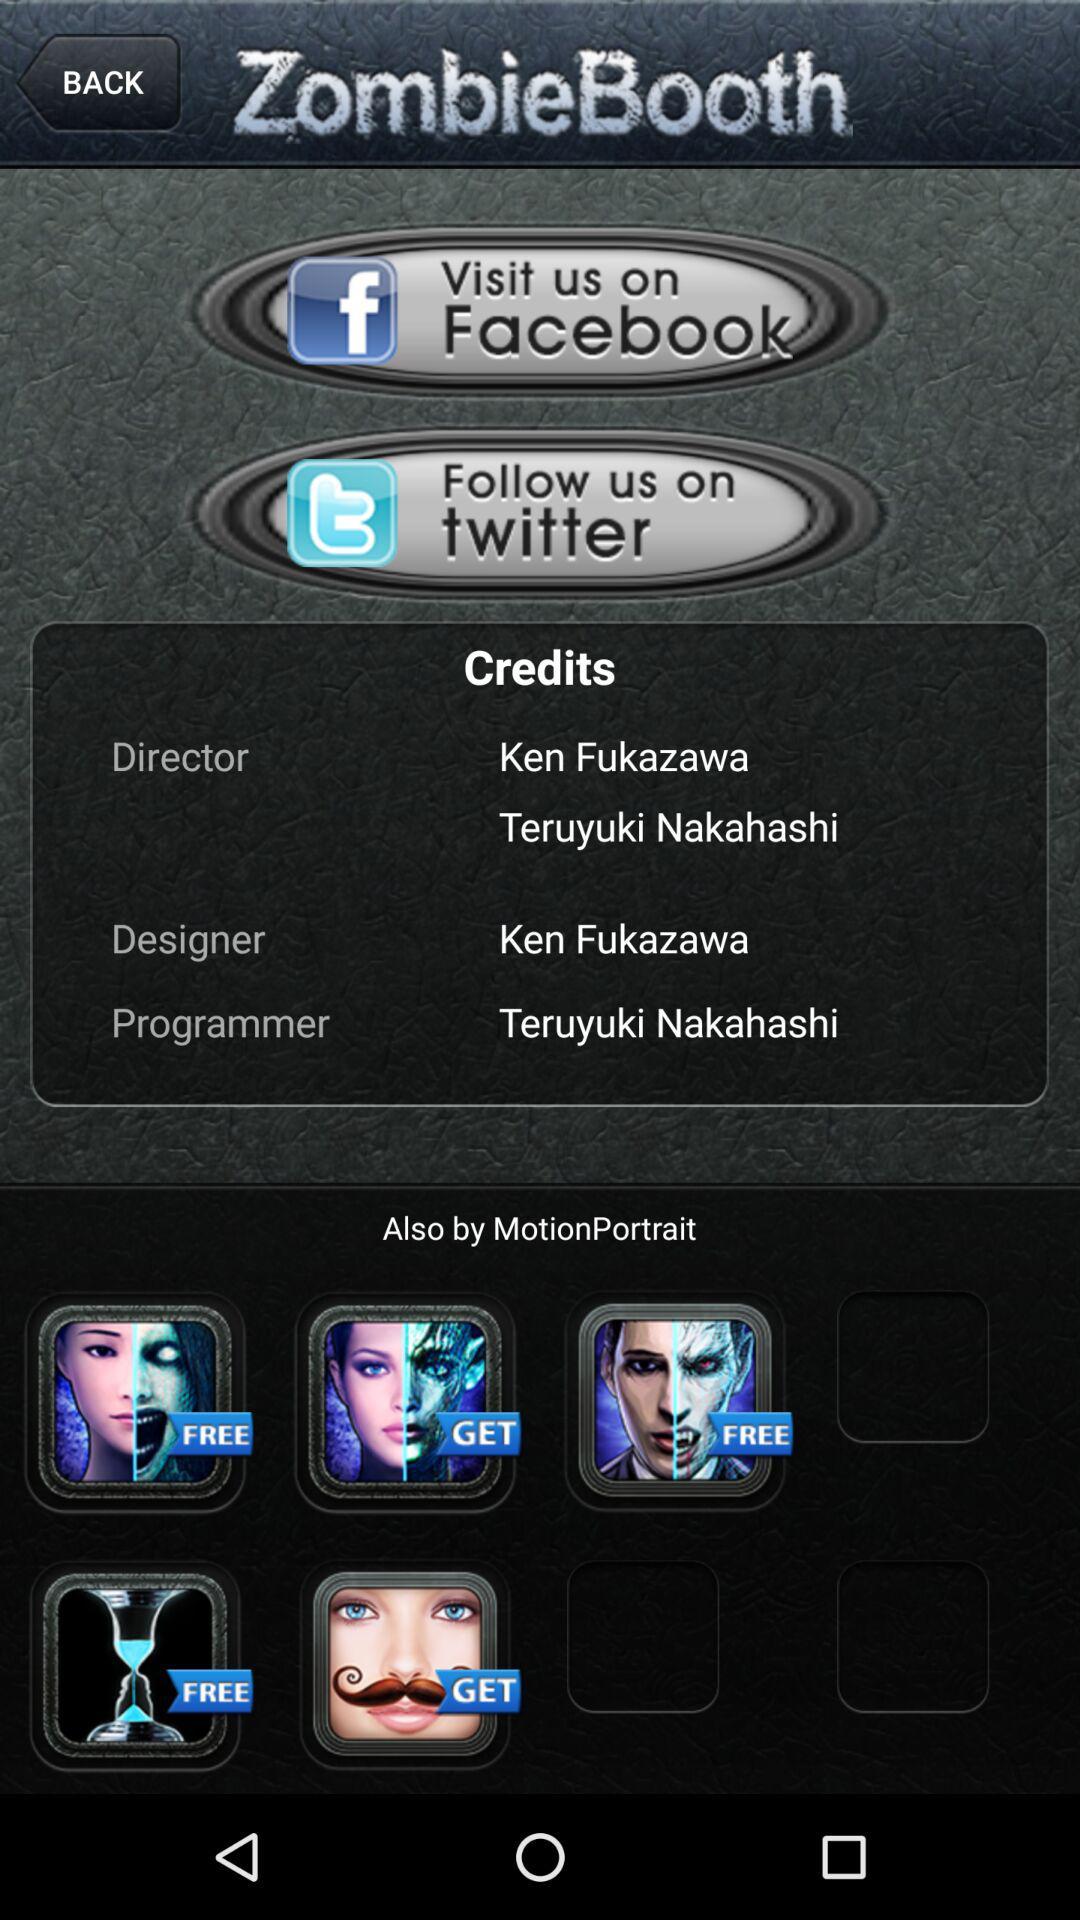 This screenshot has width=1080, height=1920. I want to click on the empty box which is present after three filled box, so click(913, 1369).